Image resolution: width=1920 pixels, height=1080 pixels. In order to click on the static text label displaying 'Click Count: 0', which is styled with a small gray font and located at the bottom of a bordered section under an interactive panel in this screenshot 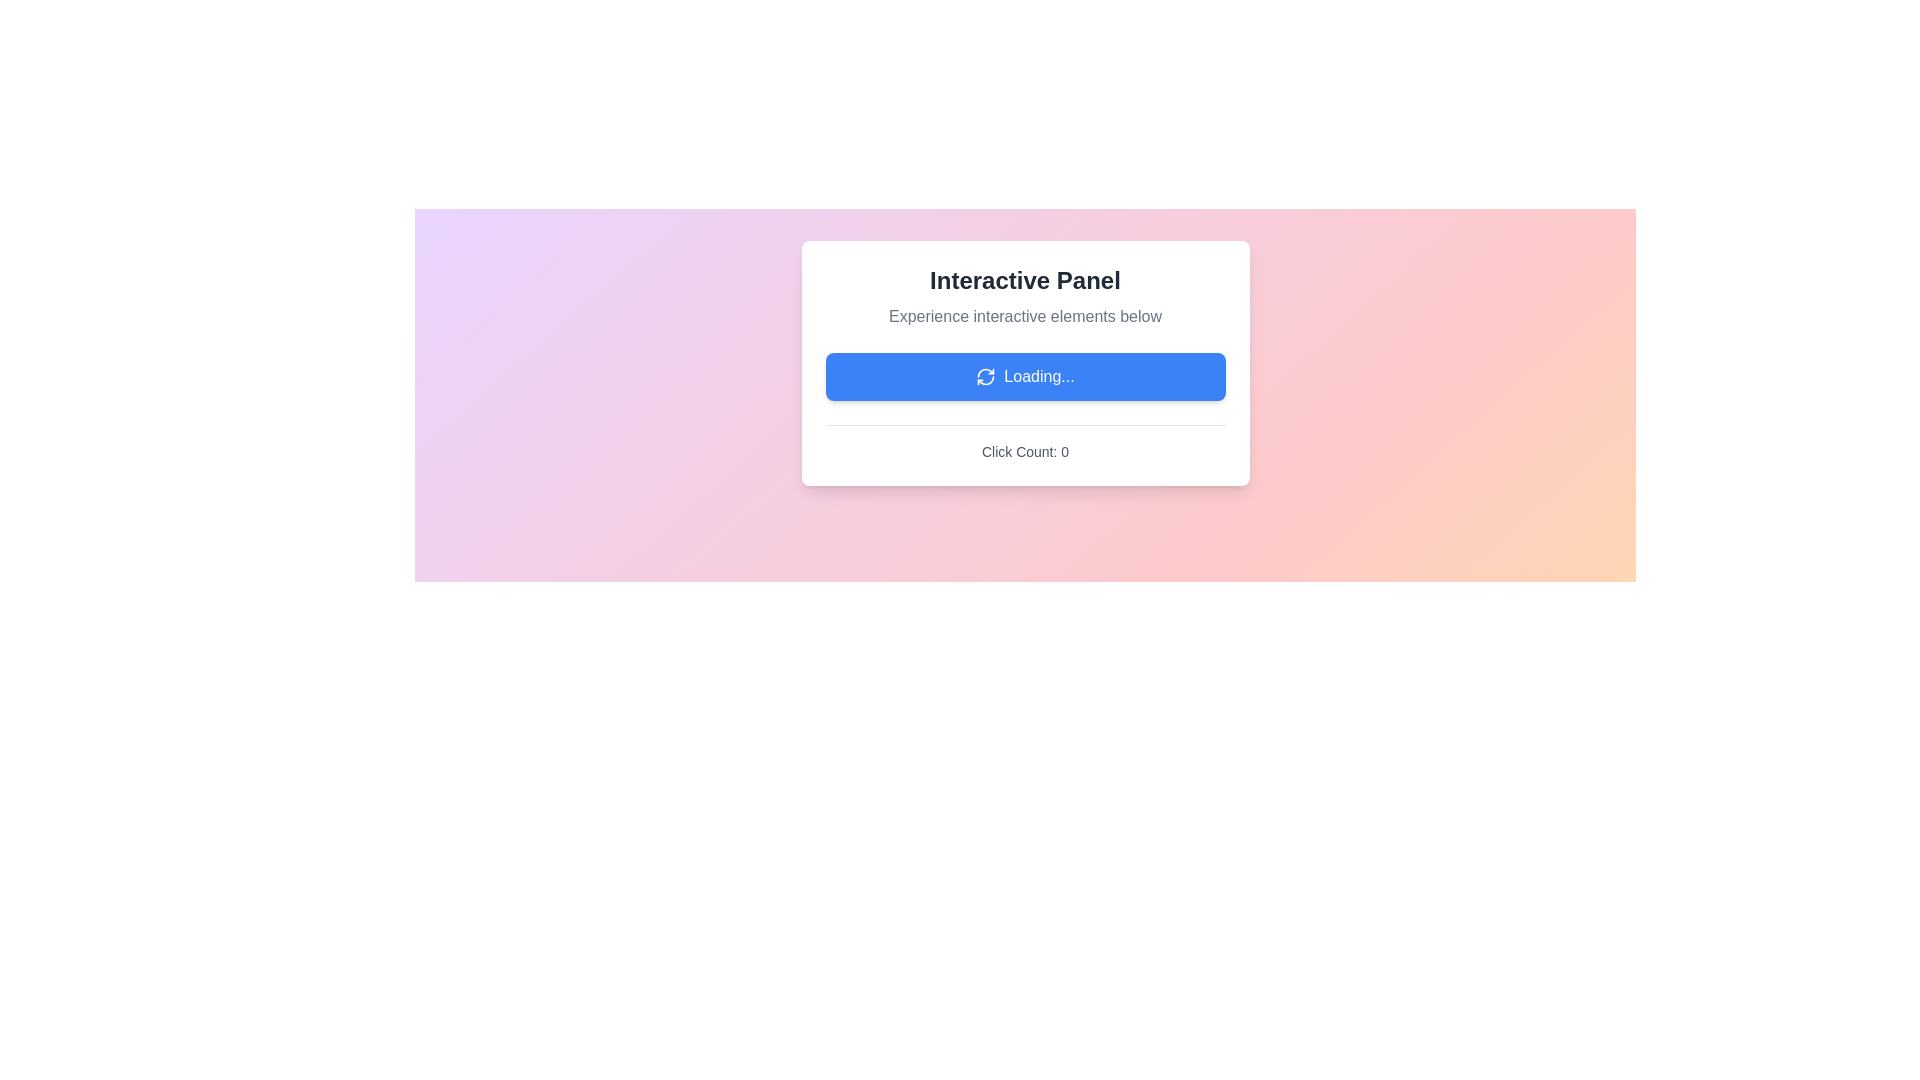, I will do `click(1025, 451)`.